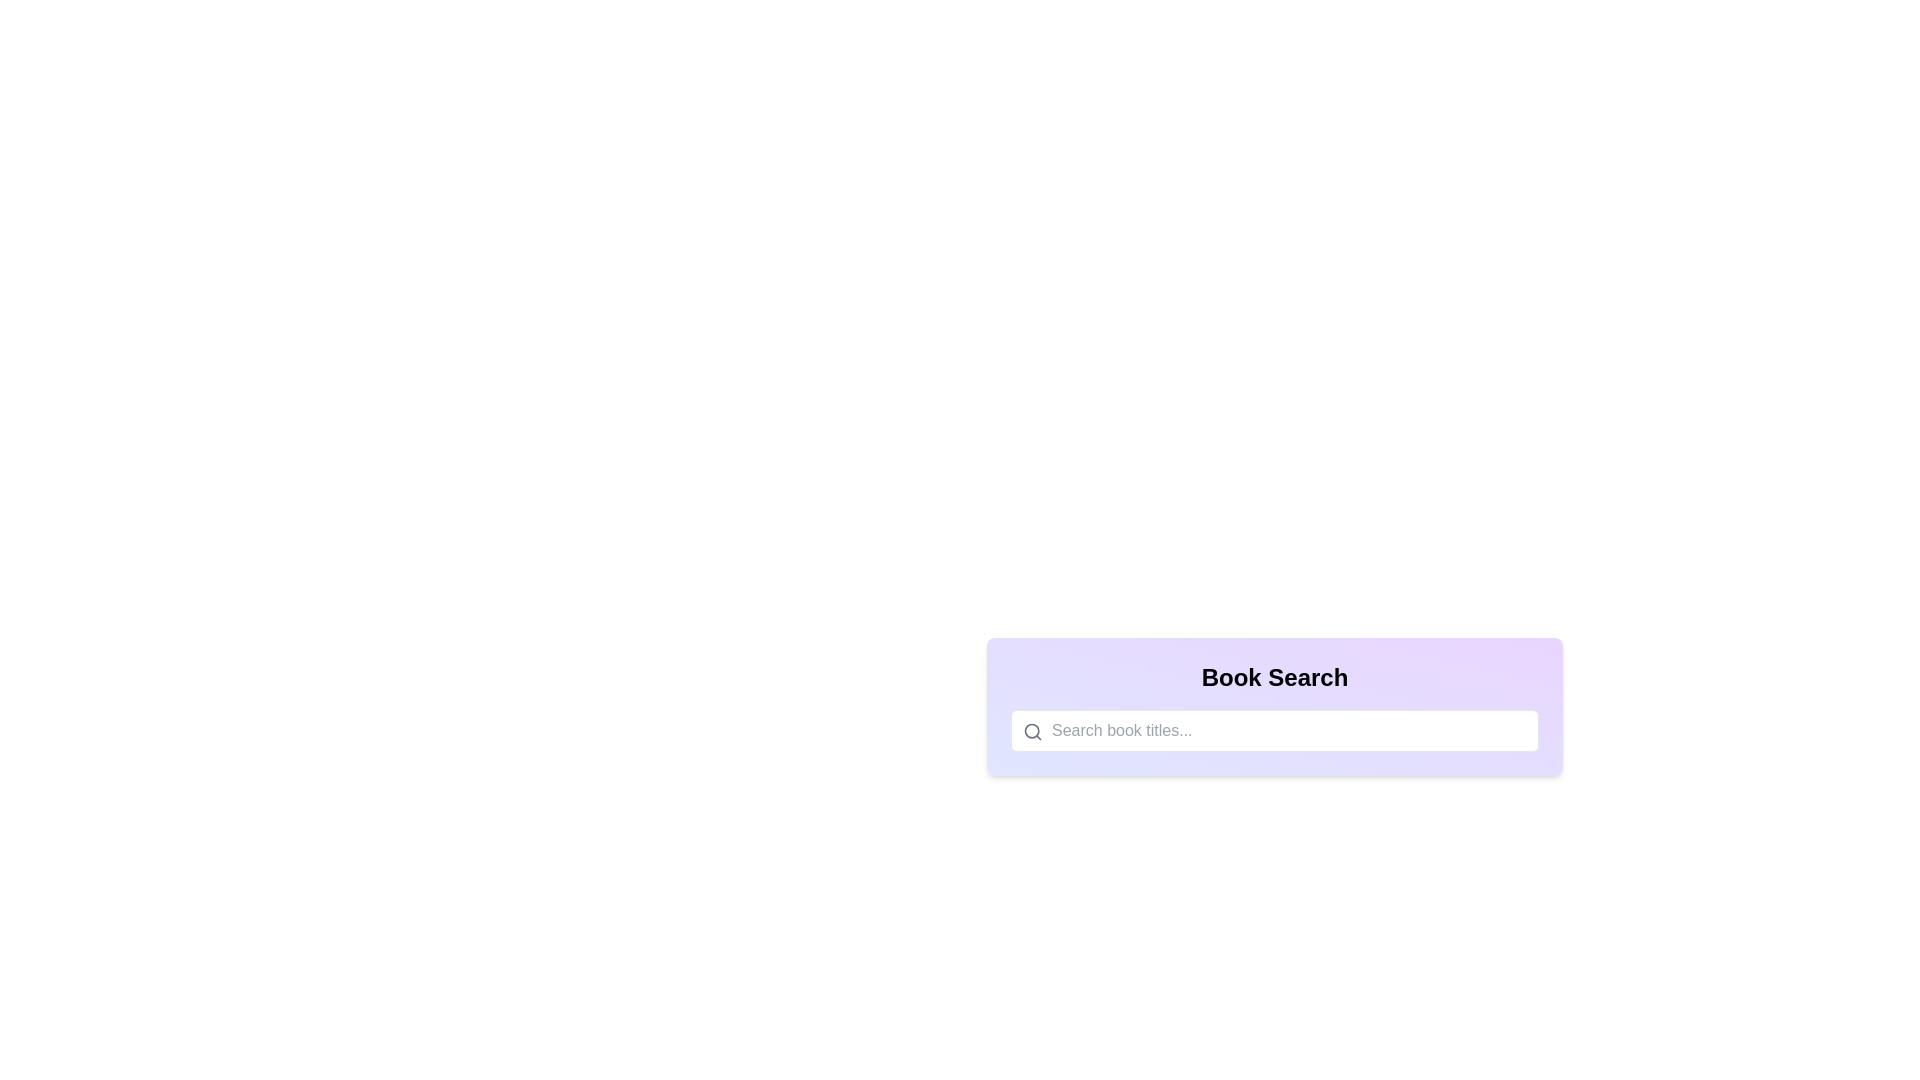 The height and width of the screenshot is (1080, 1920). I want to click on the decorative SVG circle graphic of the magnifying glass icon, which symbolizes the search functionality, located to the left of the placeholder text 'Search book titles...', so click(1032, 731).